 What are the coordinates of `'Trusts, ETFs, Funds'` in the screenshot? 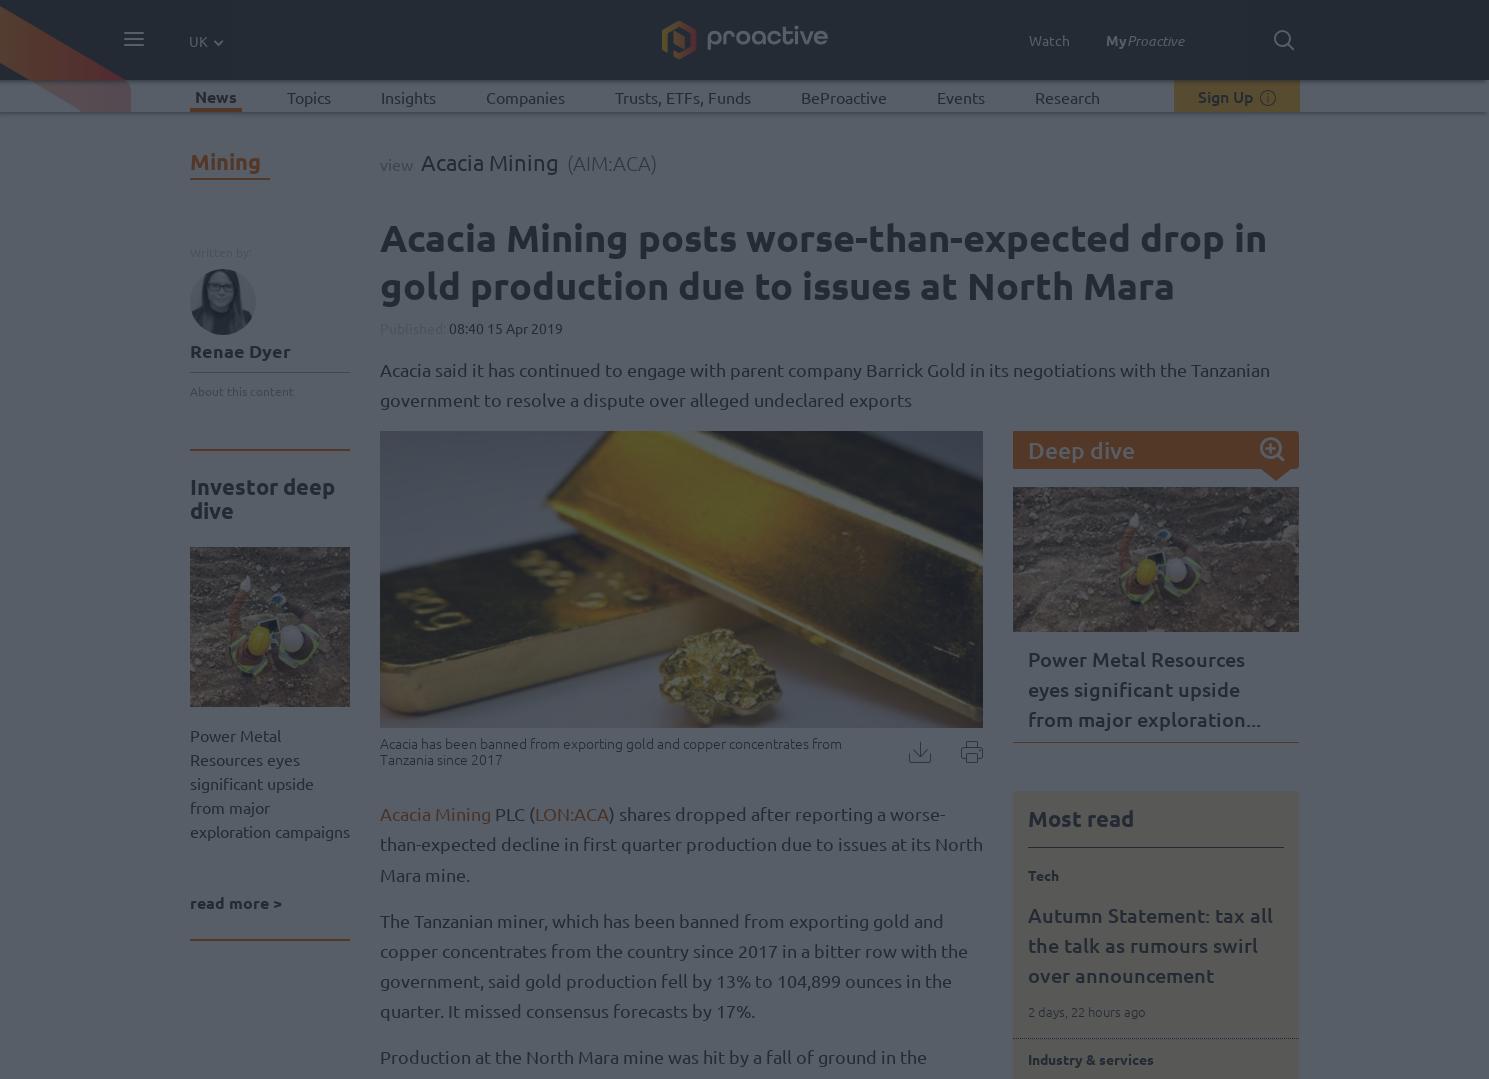 It's located at (680, 97).